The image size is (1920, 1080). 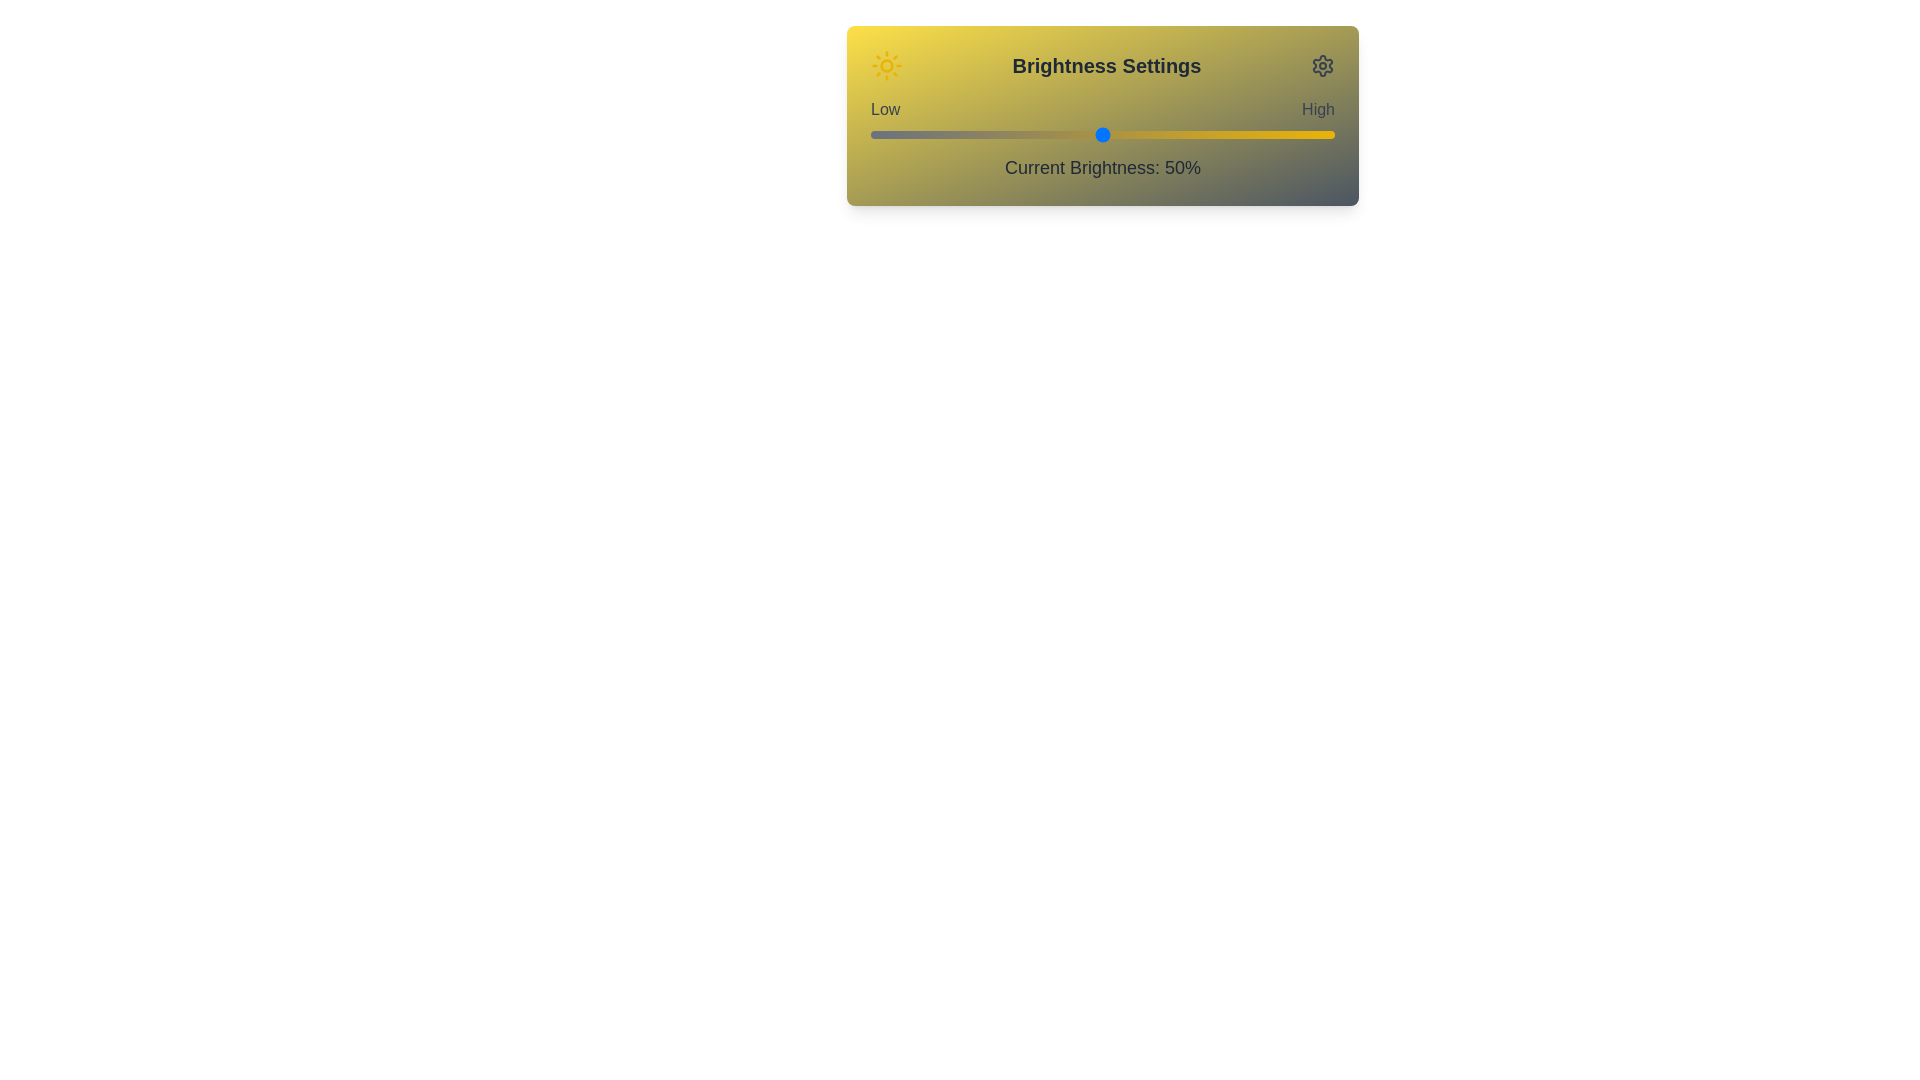 I want to click on settings icon to toggle the visibility of the settings panel, so click(x=1321, y=64).